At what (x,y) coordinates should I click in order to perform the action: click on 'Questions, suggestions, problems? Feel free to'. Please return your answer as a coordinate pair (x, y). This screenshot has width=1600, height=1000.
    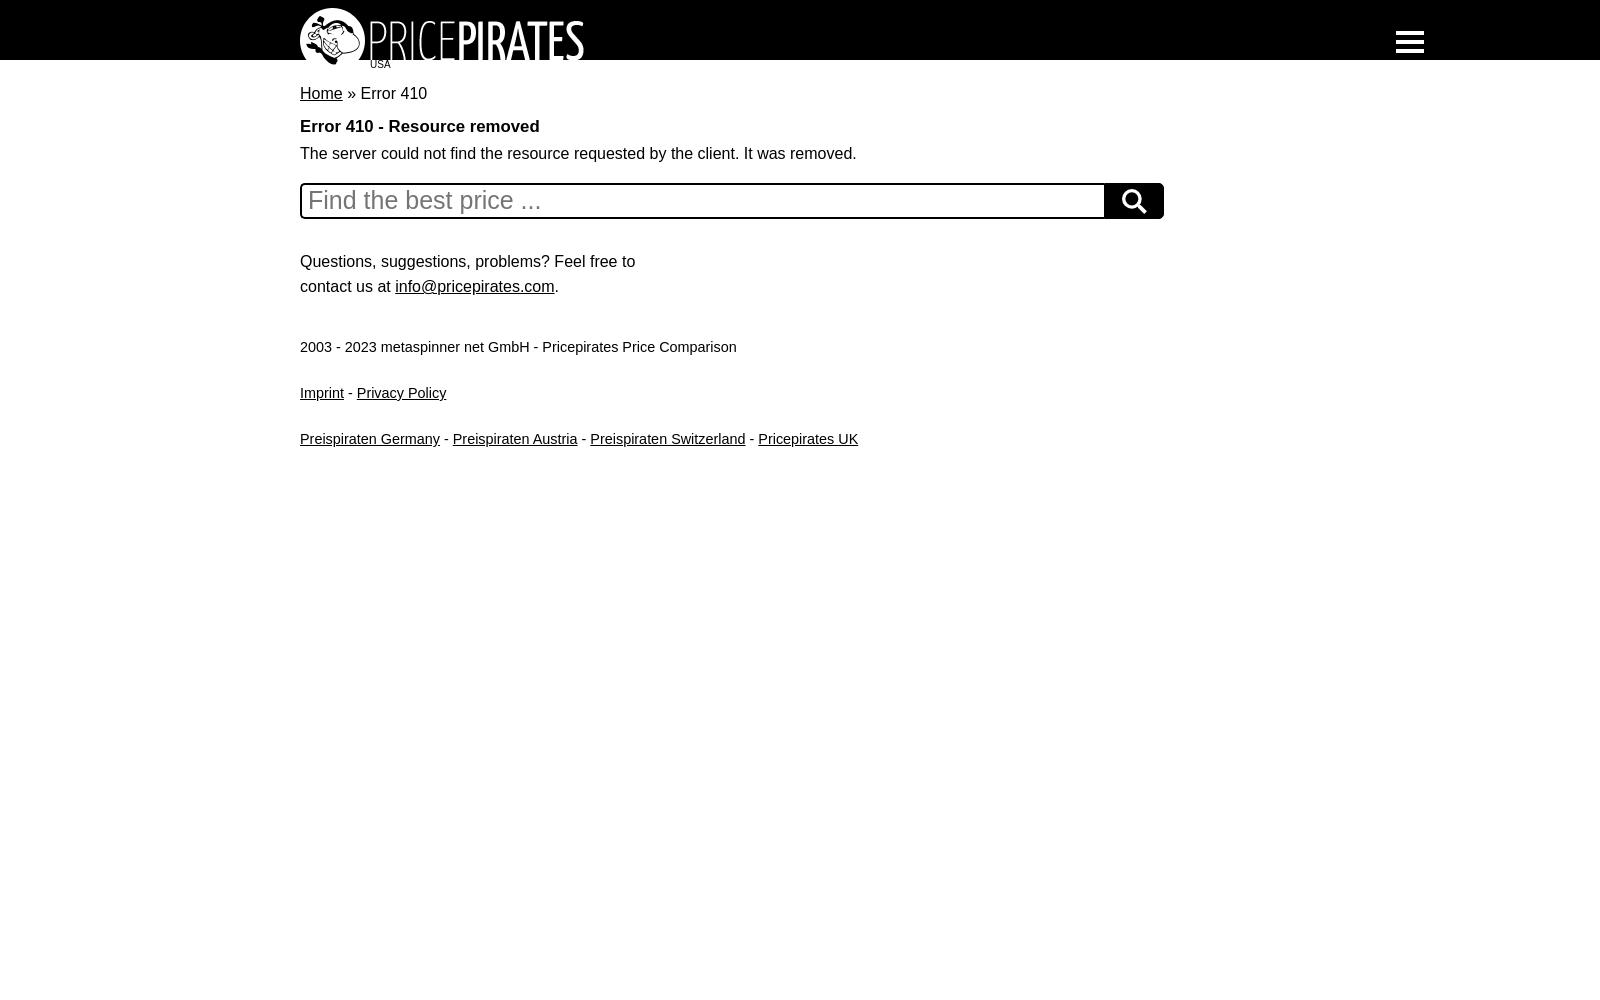
    Looking at the image, I should click on (300, 260).